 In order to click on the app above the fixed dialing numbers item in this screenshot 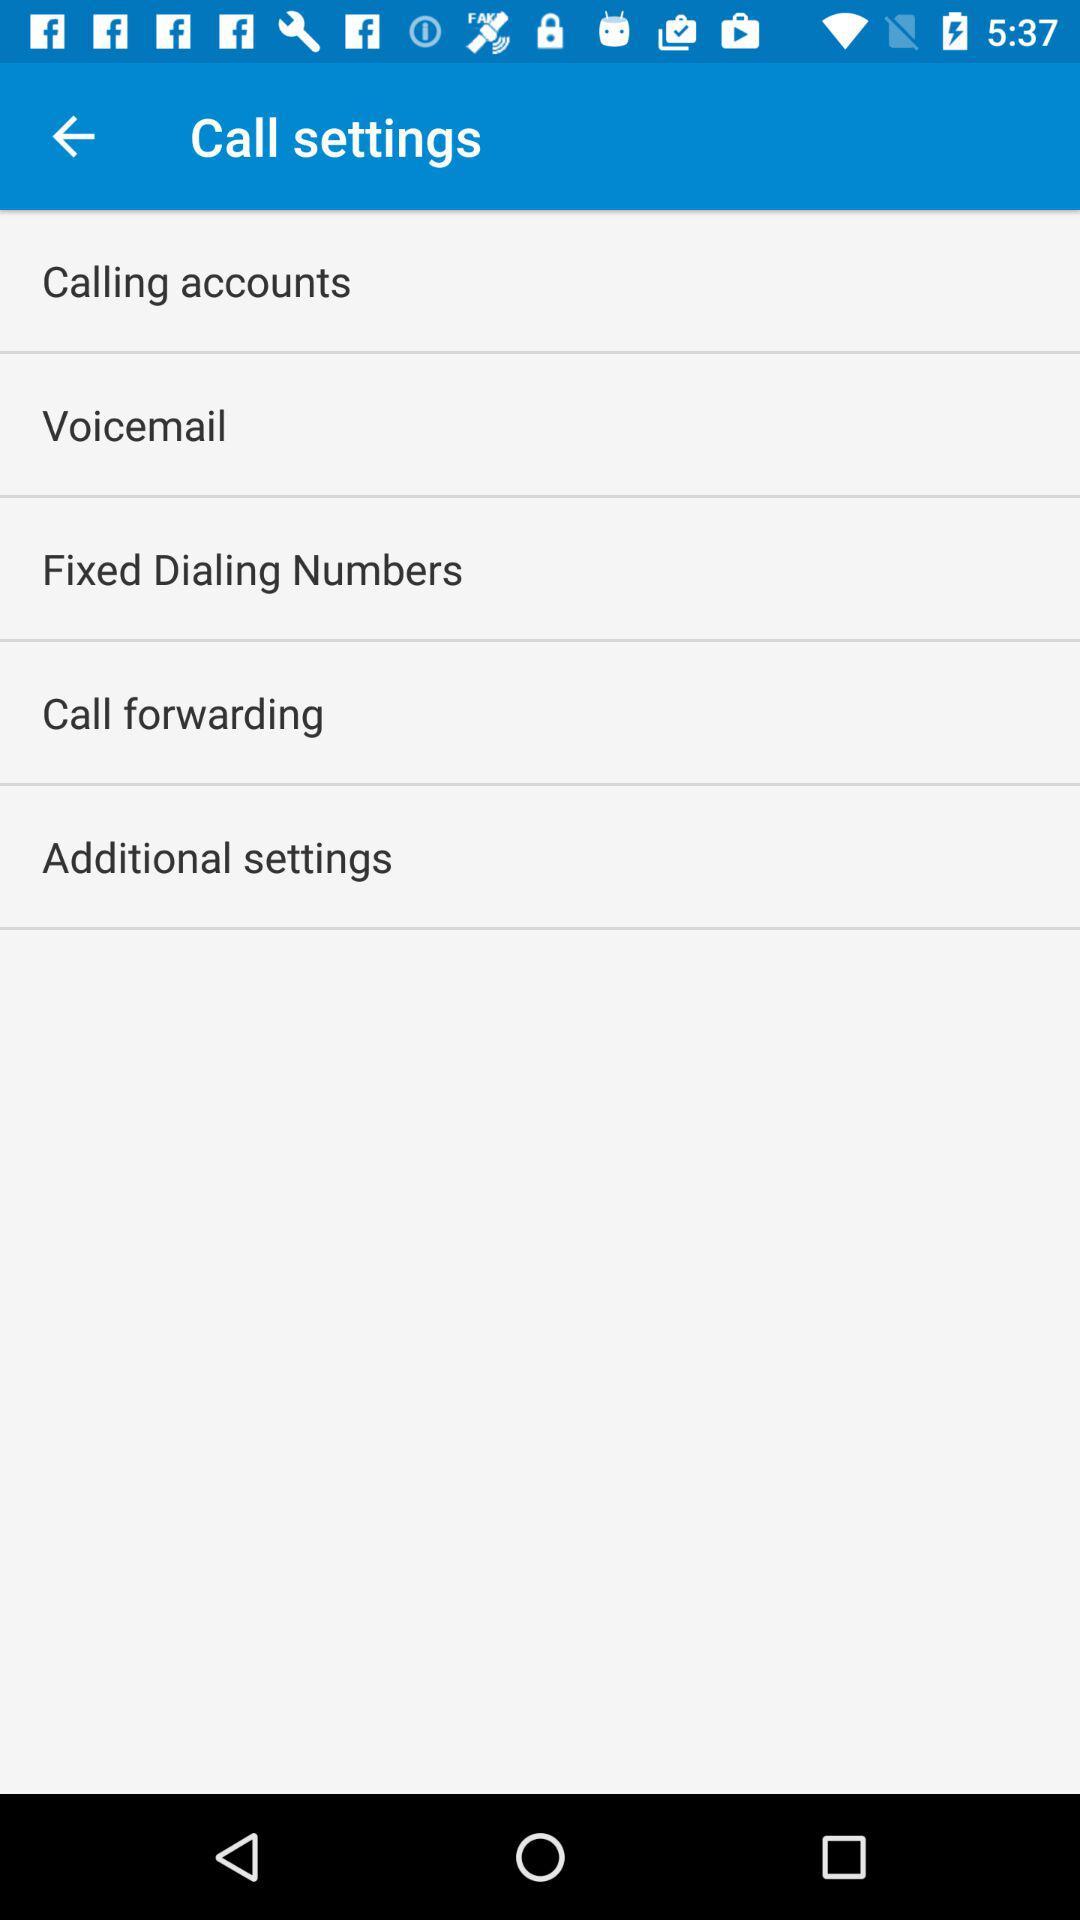, I will do `click(134, 423)`.